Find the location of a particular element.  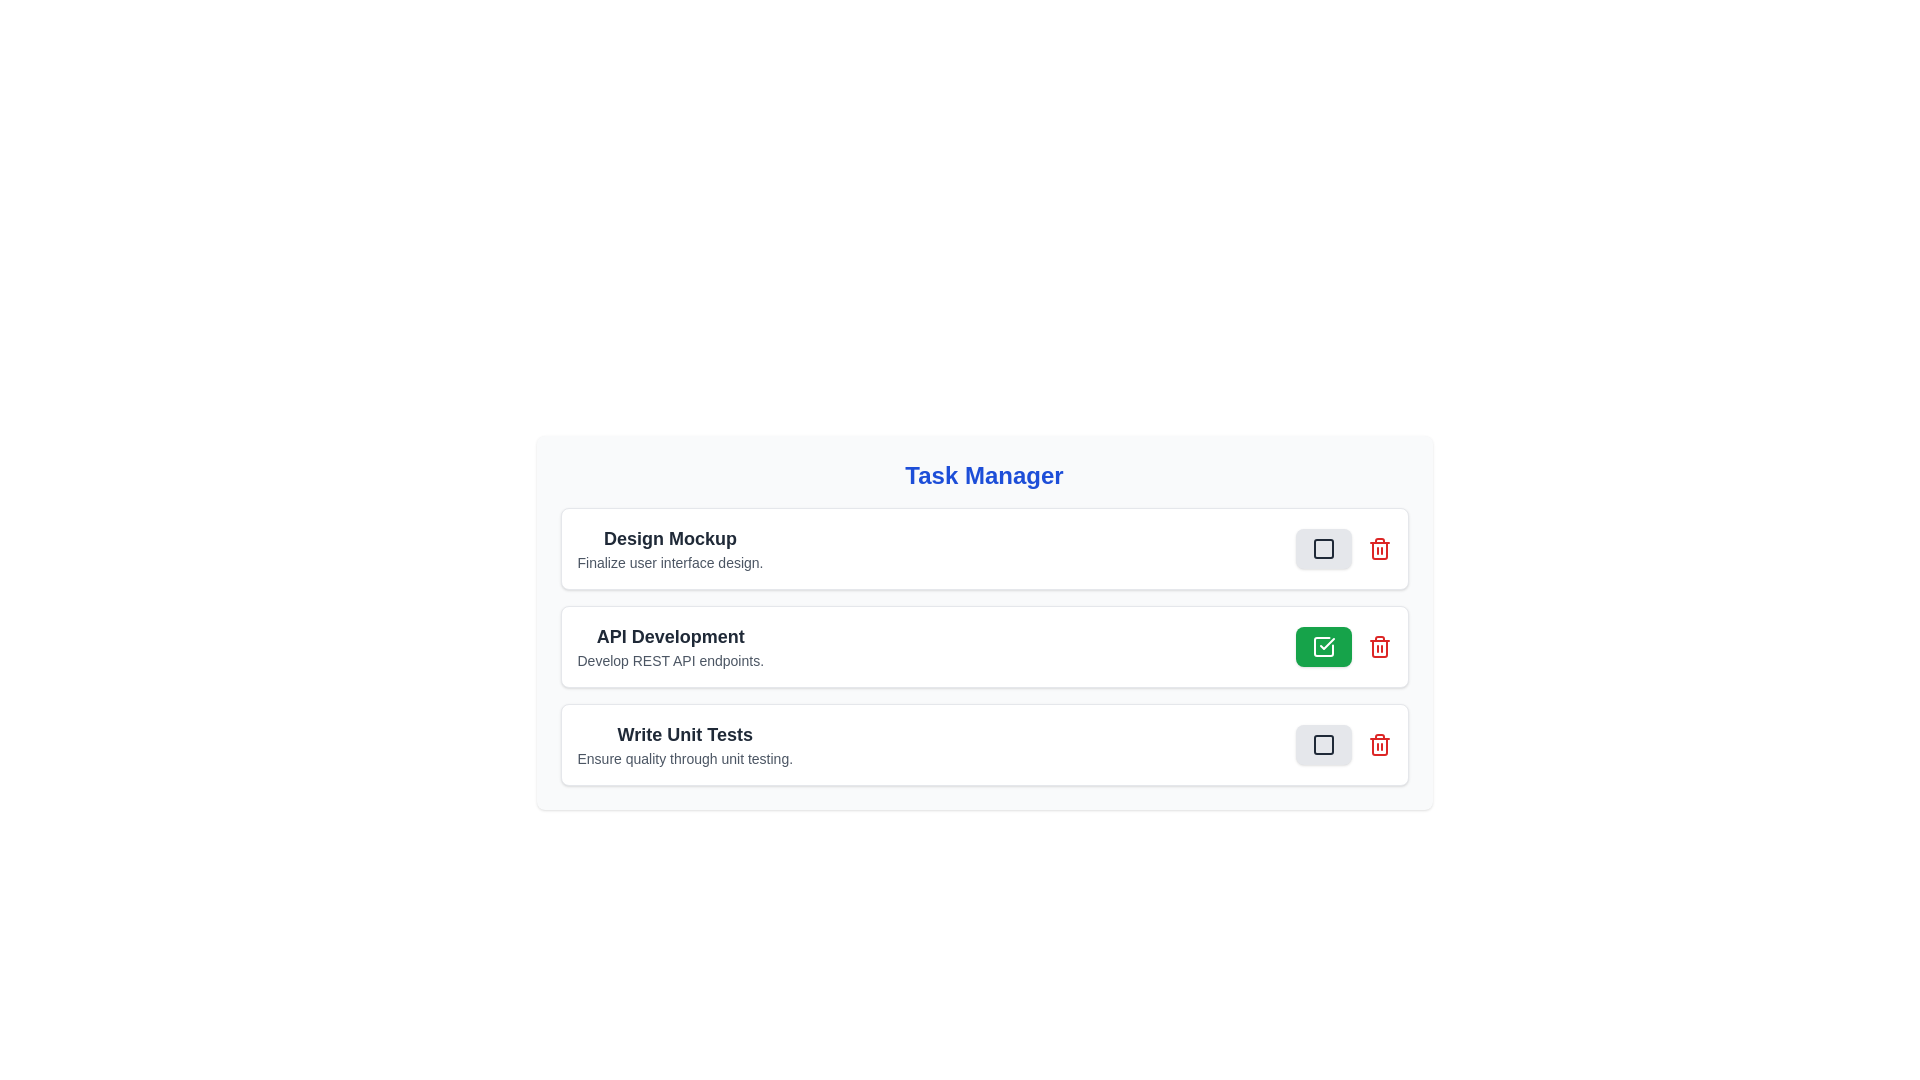

the task title of the second task card in the Task Manager is located at coordinates (984, 647).